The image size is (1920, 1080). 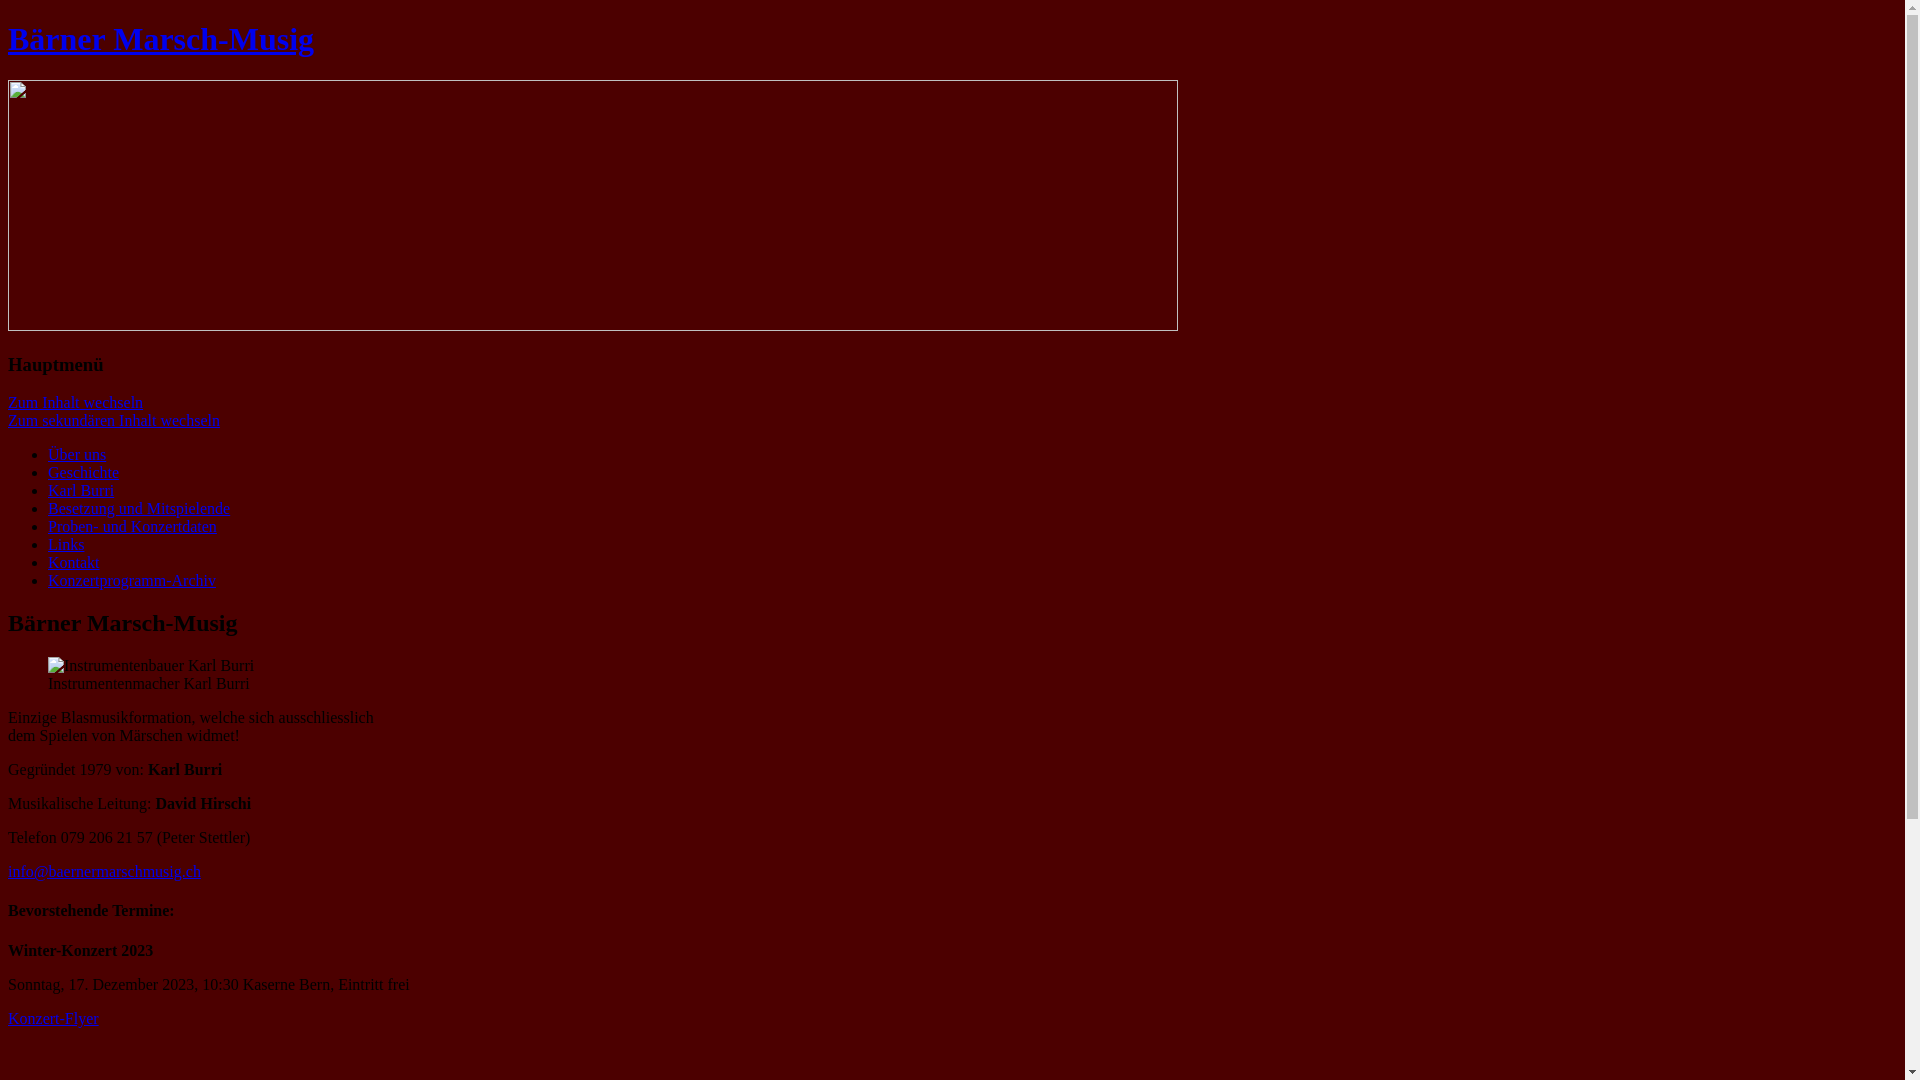 I want to click on 'Besetzung und Mitspielende', so click(x=48, y=507).